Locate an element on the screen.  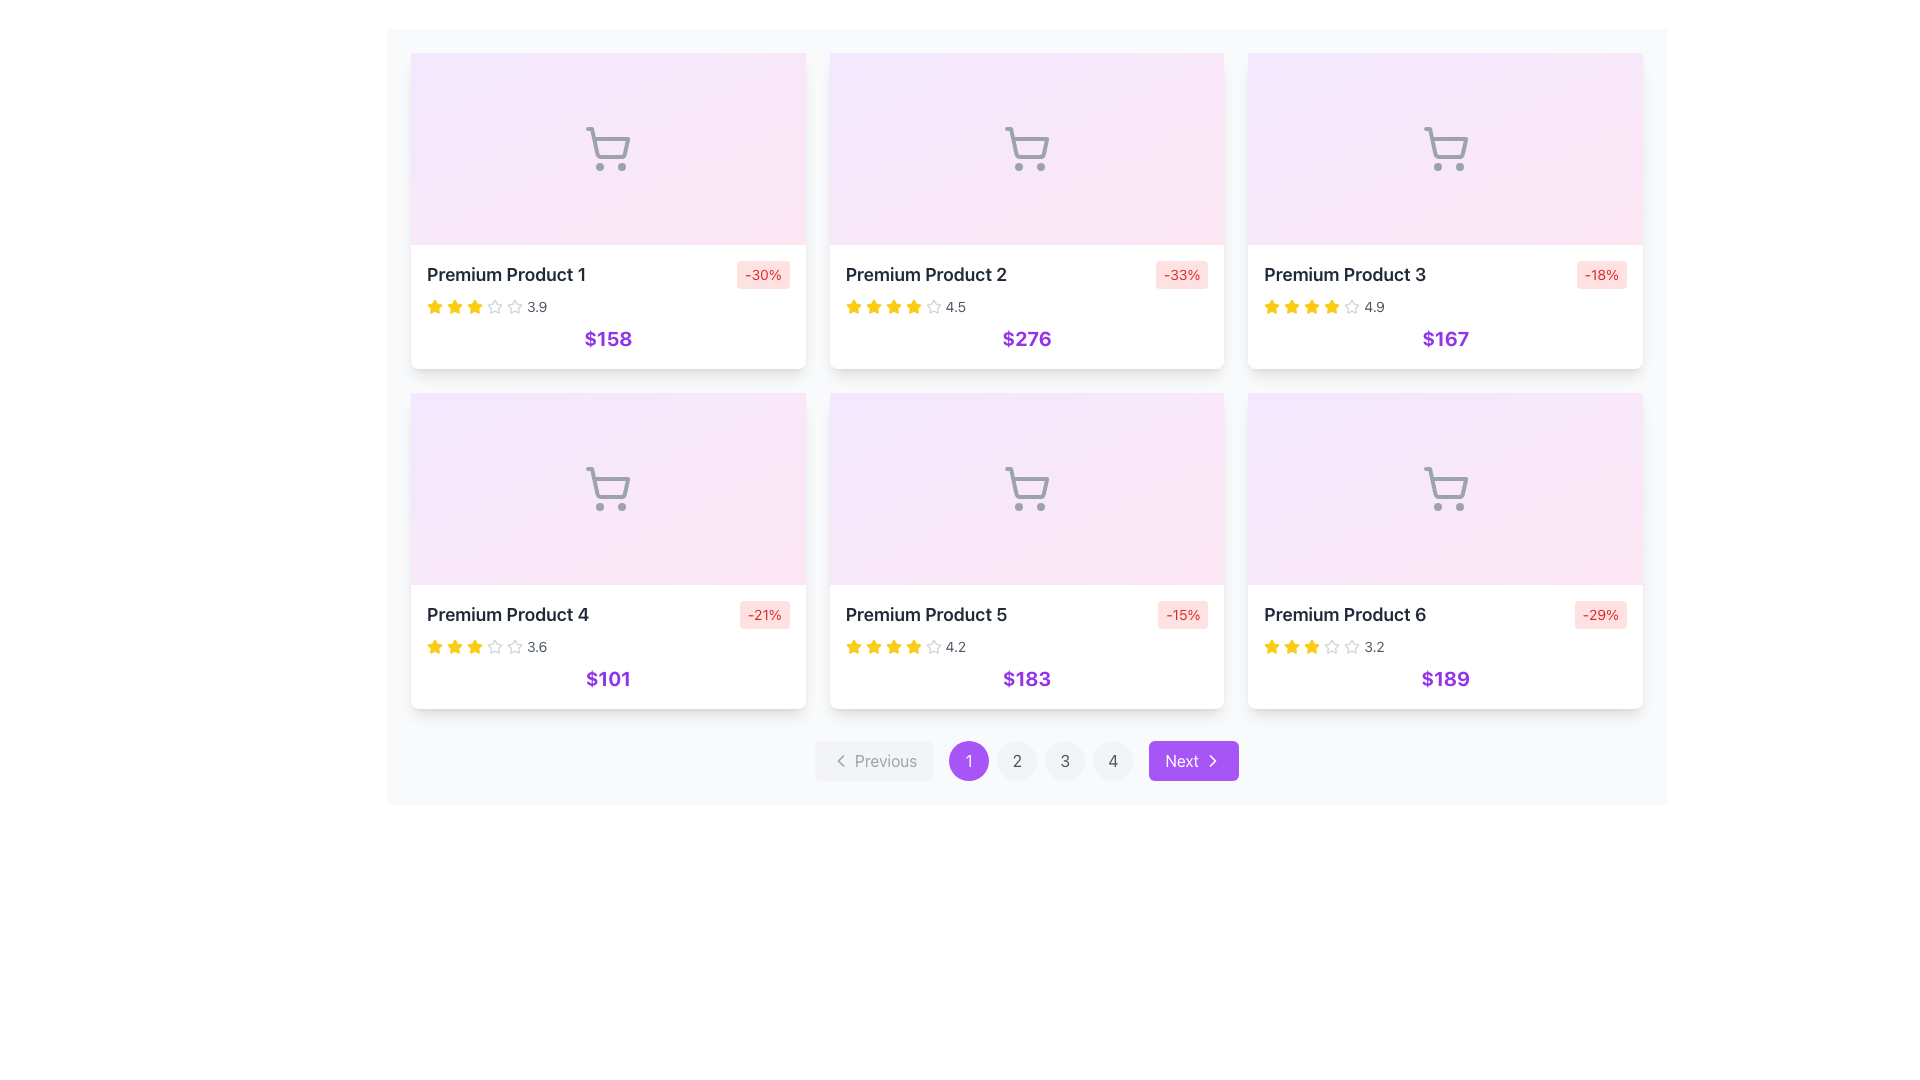
the second yellow star icon in the rating system, which is positioned below the product name and above the pricing information is located at coordinates (912, 646).